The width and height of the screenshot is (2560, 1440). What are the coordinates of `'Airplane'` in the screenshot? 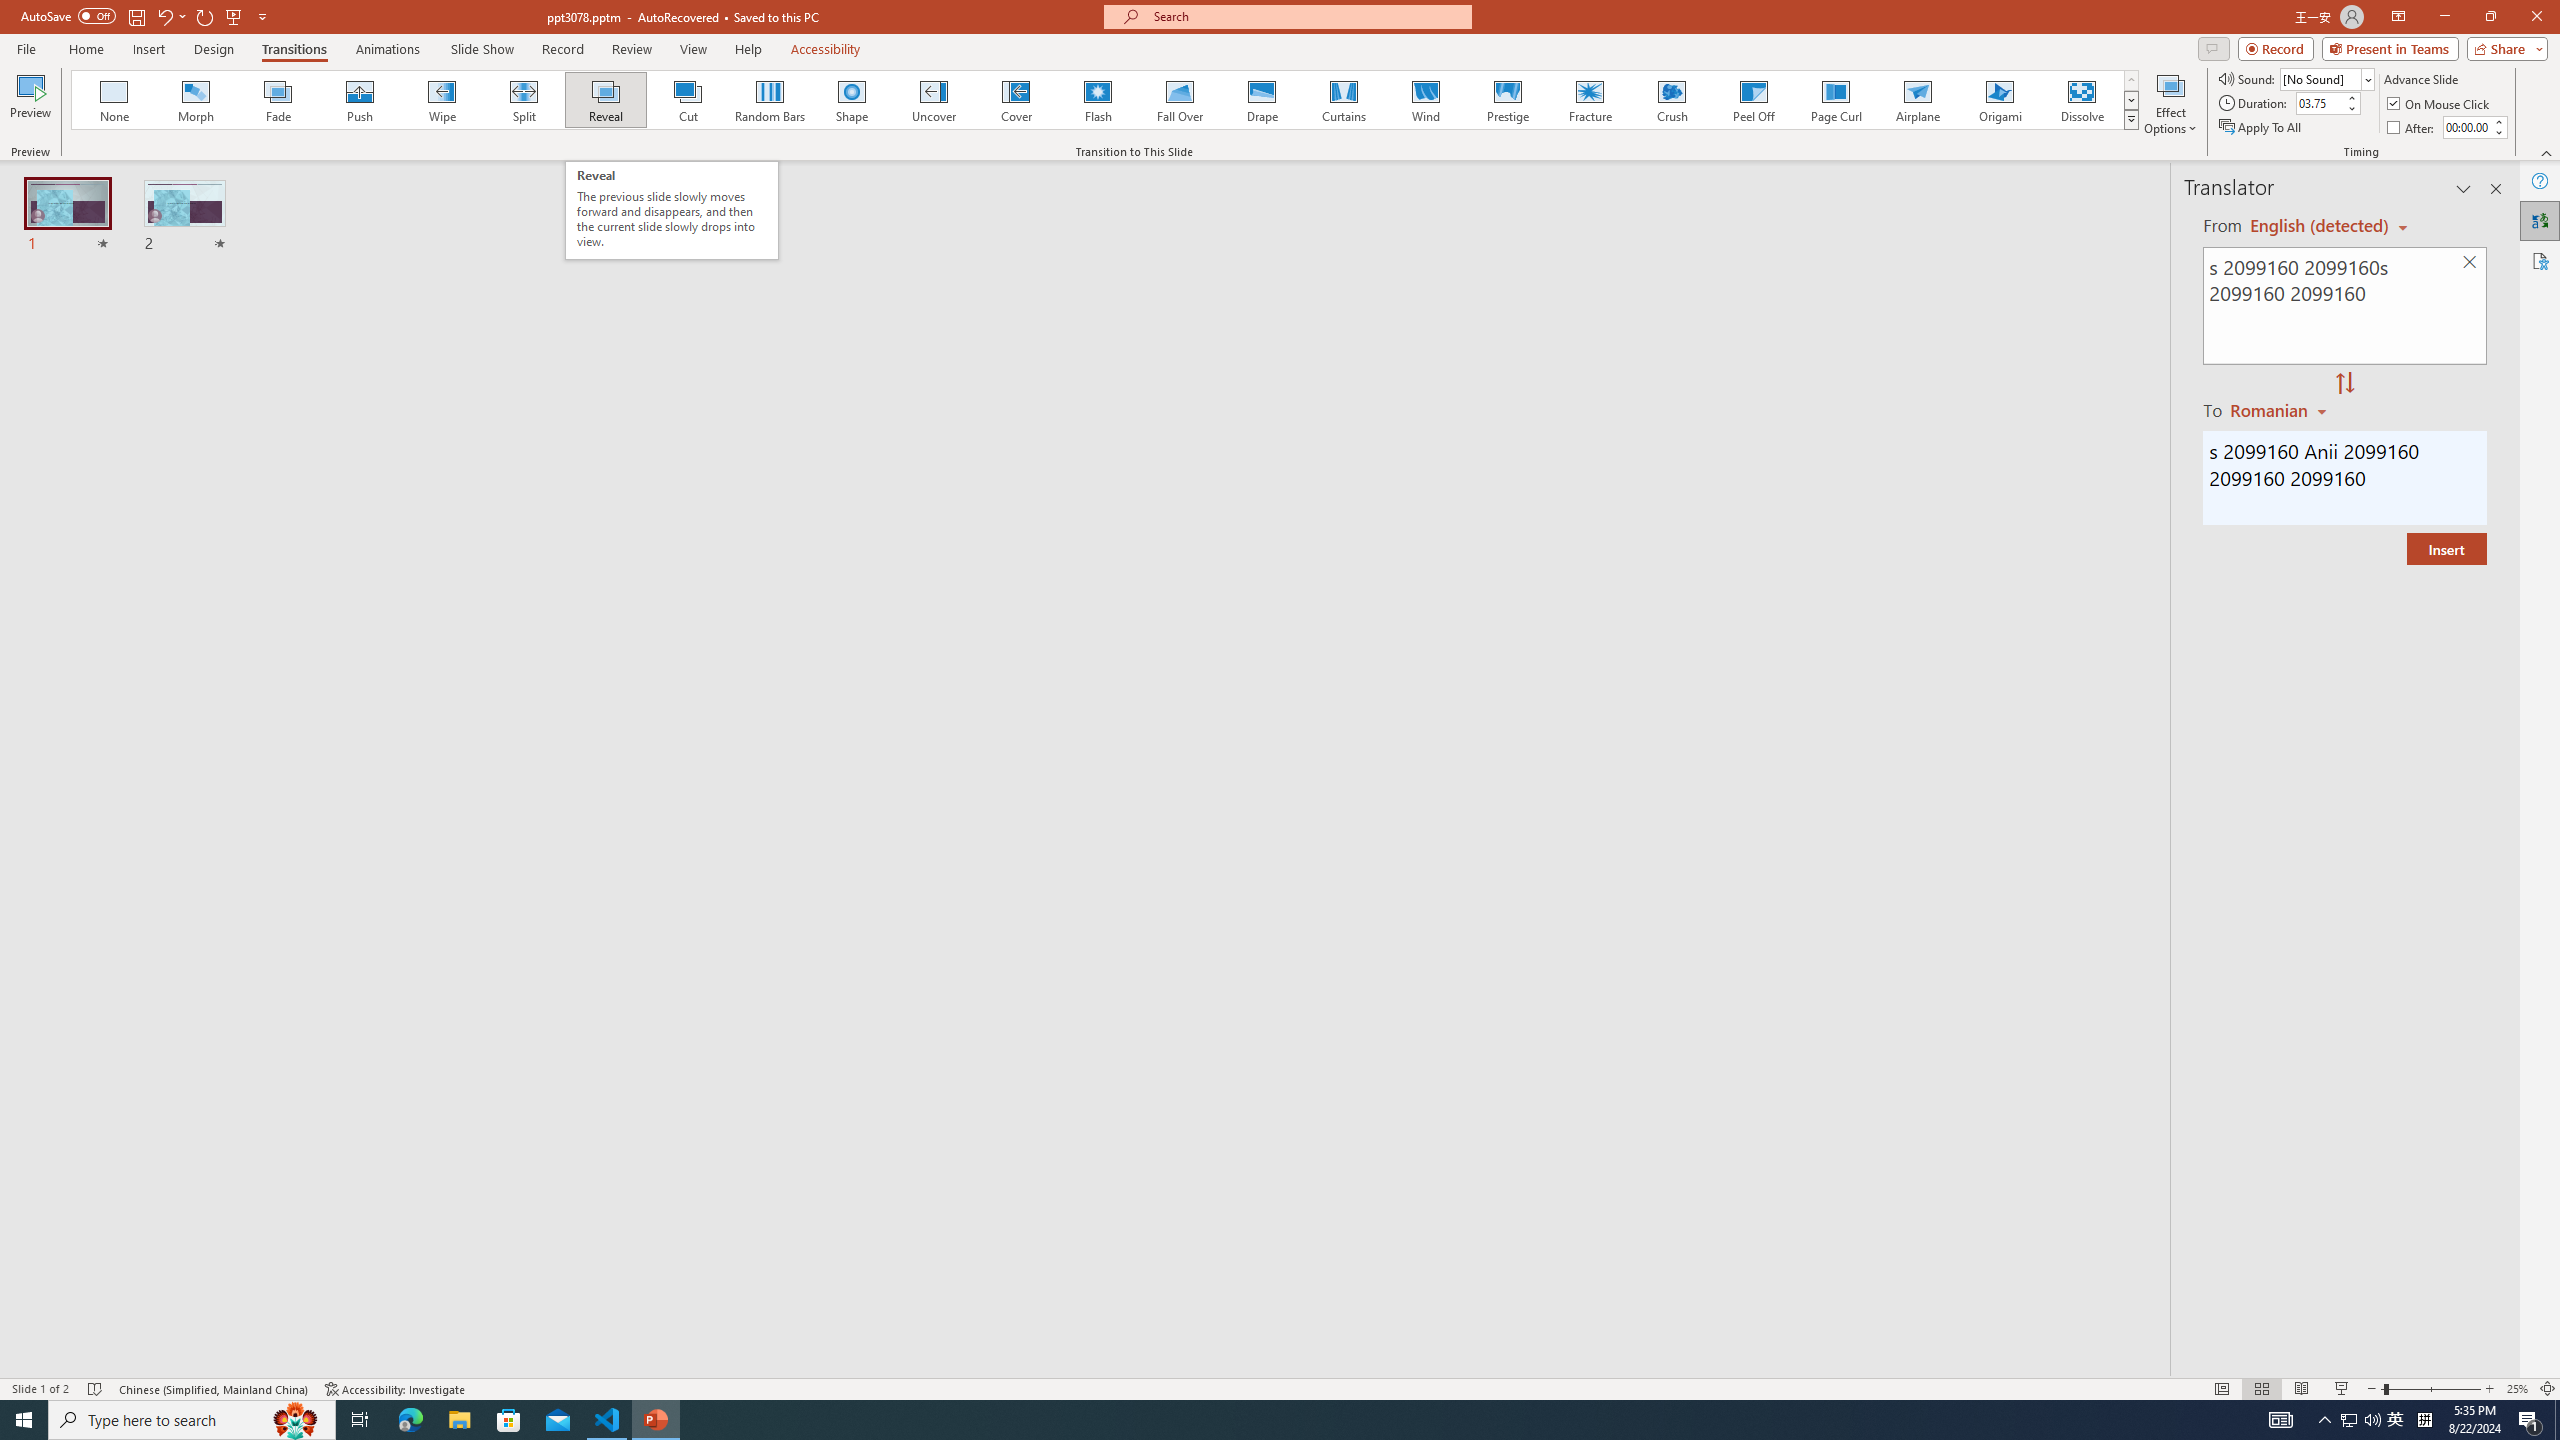 It's located at (1916, 99).